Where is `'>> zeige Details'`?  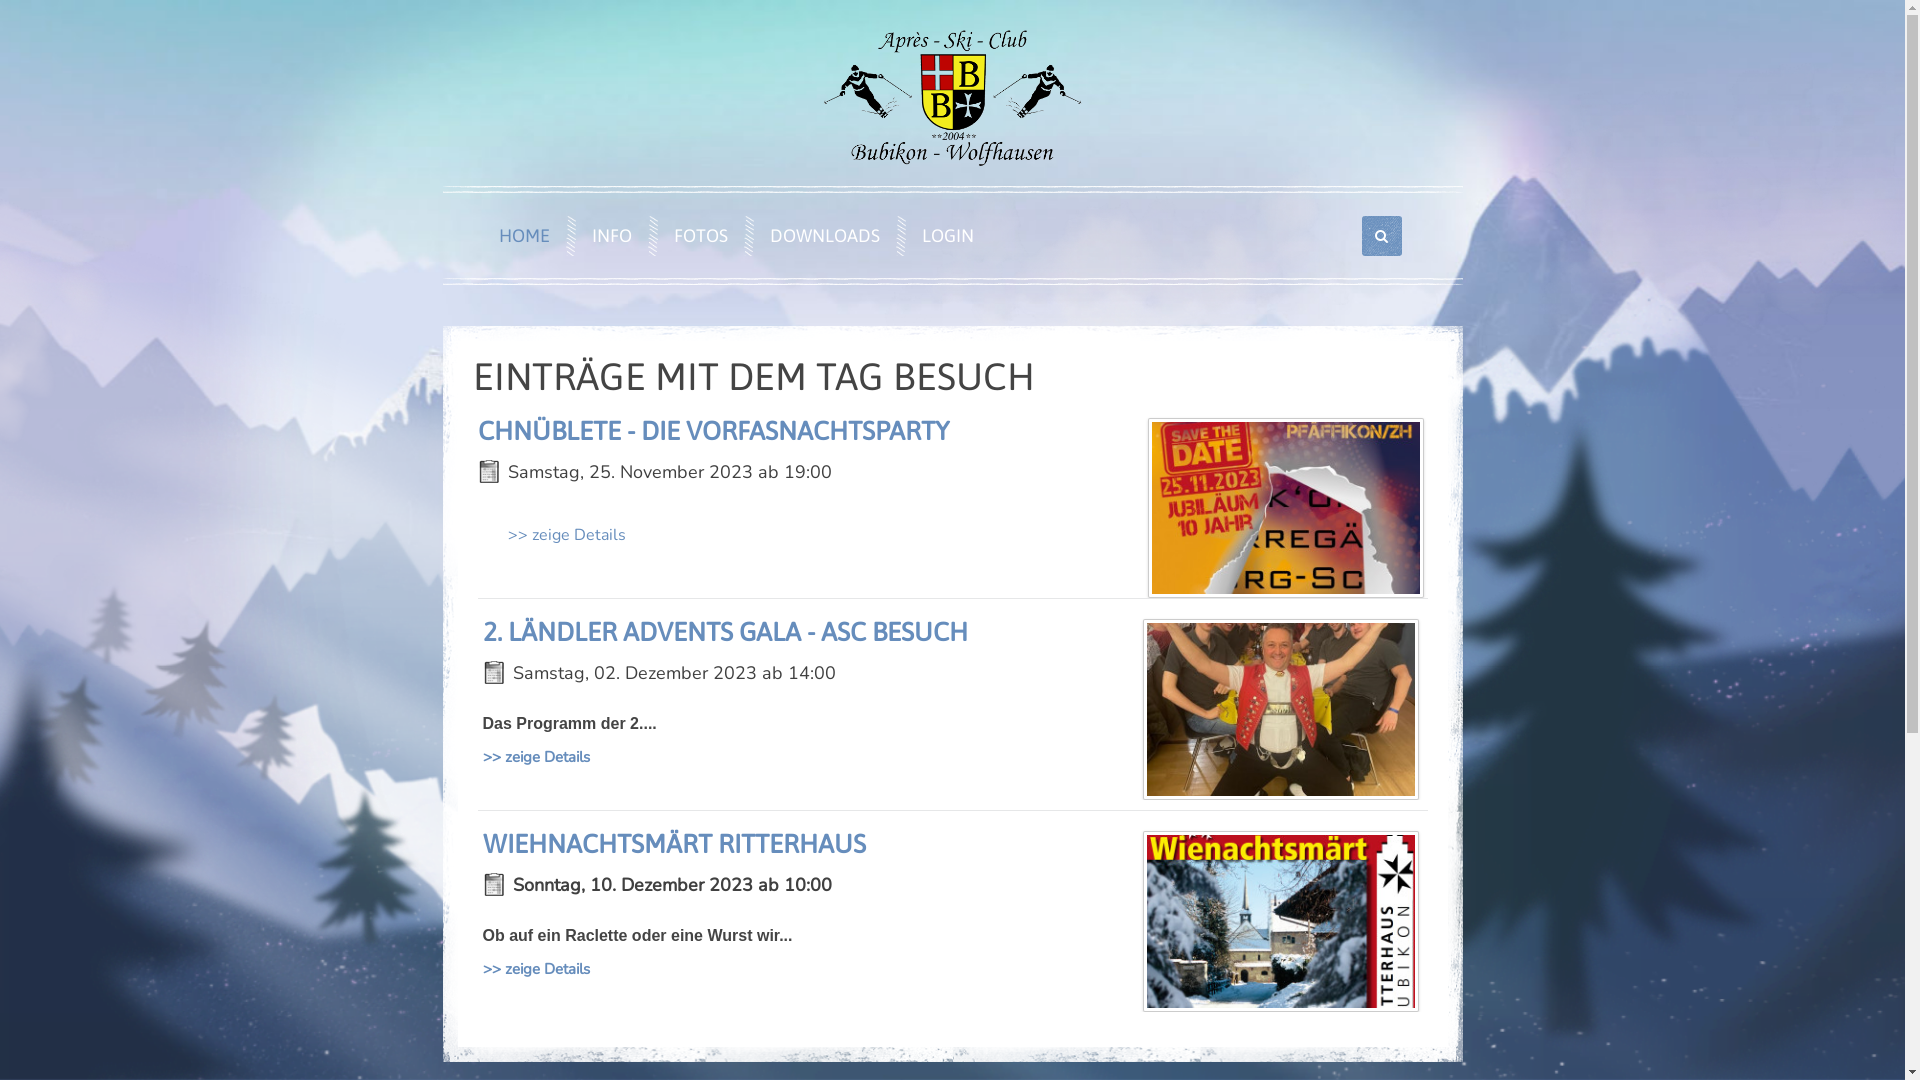 '>> zeige Details' is located at coordinates (535, 756).